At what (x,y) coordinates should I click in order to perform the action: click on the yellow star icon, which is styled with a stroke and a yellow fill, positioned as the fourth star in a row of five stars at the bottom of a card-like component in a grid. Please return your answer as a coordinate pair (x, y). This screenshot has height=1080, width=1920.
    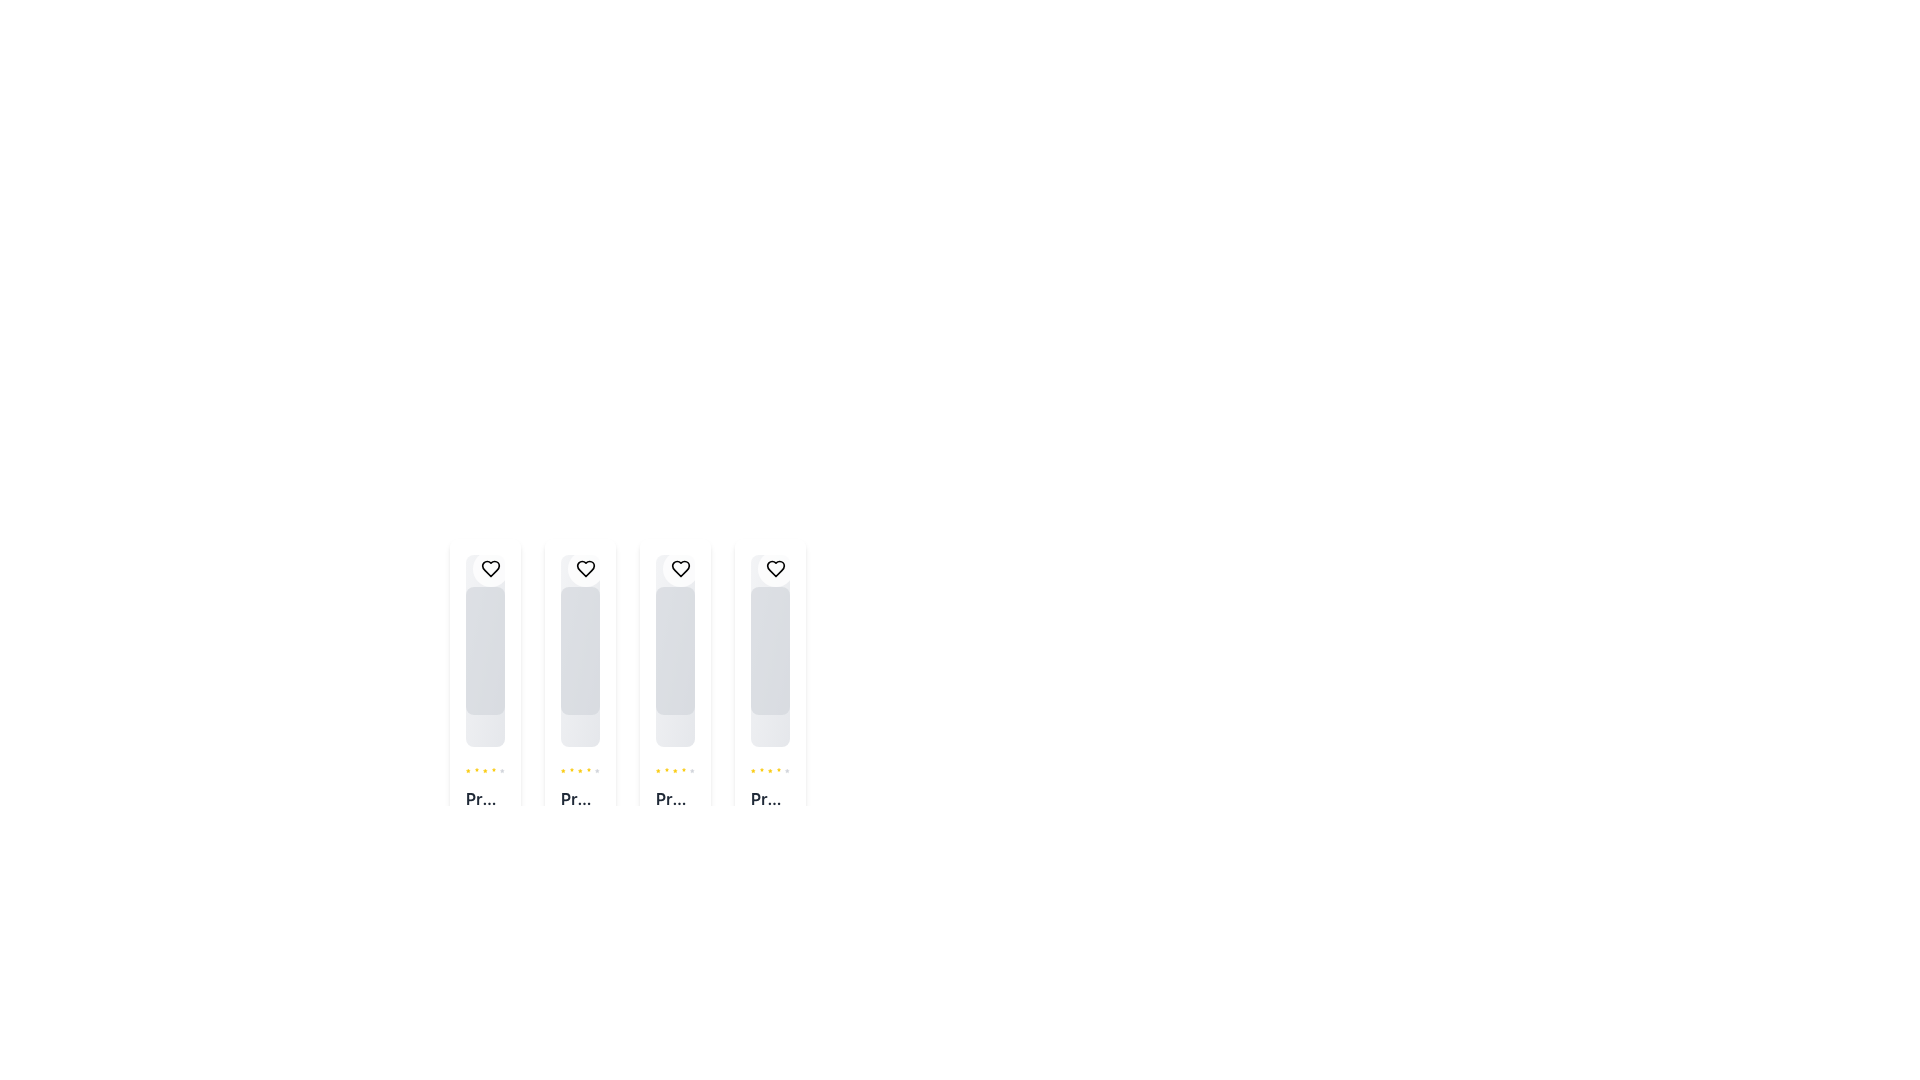
    Looking at the image, I should click on (485, 770).